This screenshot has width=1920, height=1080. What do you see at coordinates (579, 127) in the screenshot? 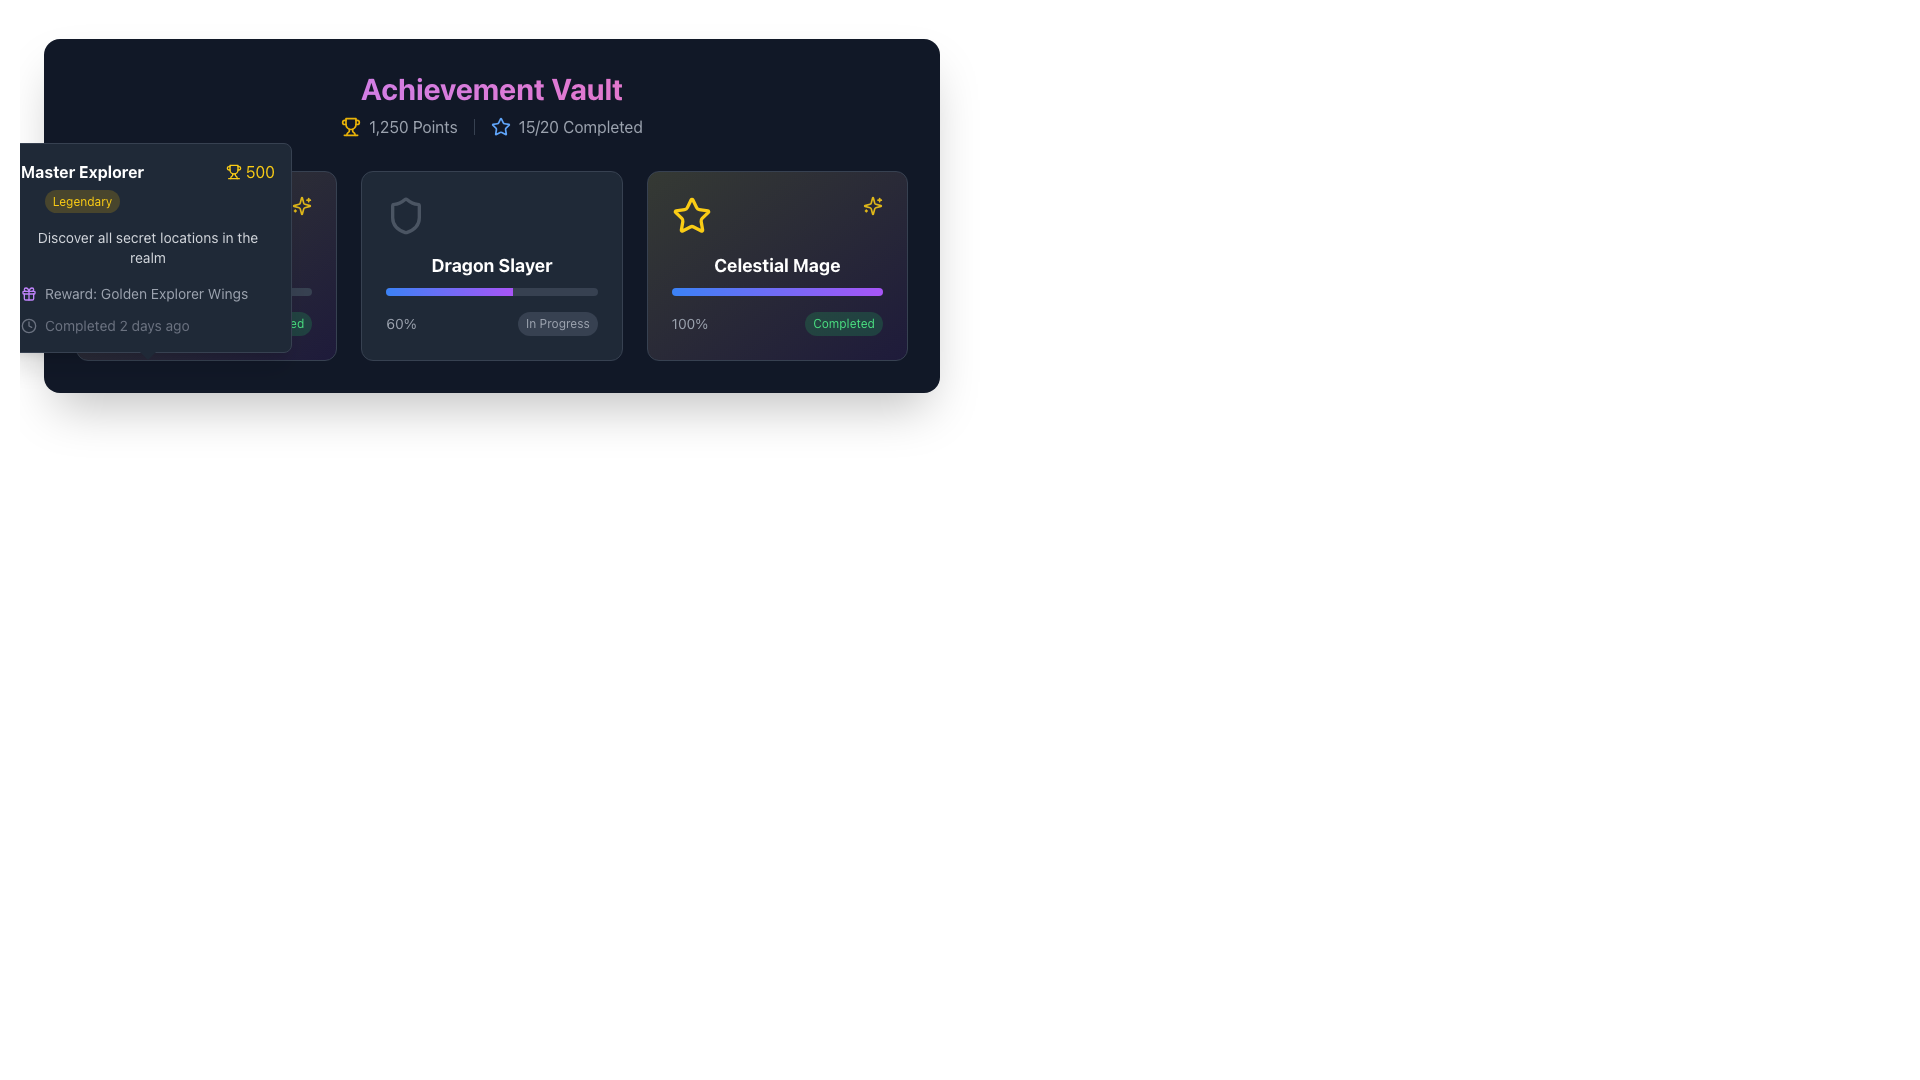
I see `the text label displaying '15/20 Completed', which is centrally aligned near the top of the interface and positioned between a star icon and the text '1,250 Points'` at bounding box center [579, 127].